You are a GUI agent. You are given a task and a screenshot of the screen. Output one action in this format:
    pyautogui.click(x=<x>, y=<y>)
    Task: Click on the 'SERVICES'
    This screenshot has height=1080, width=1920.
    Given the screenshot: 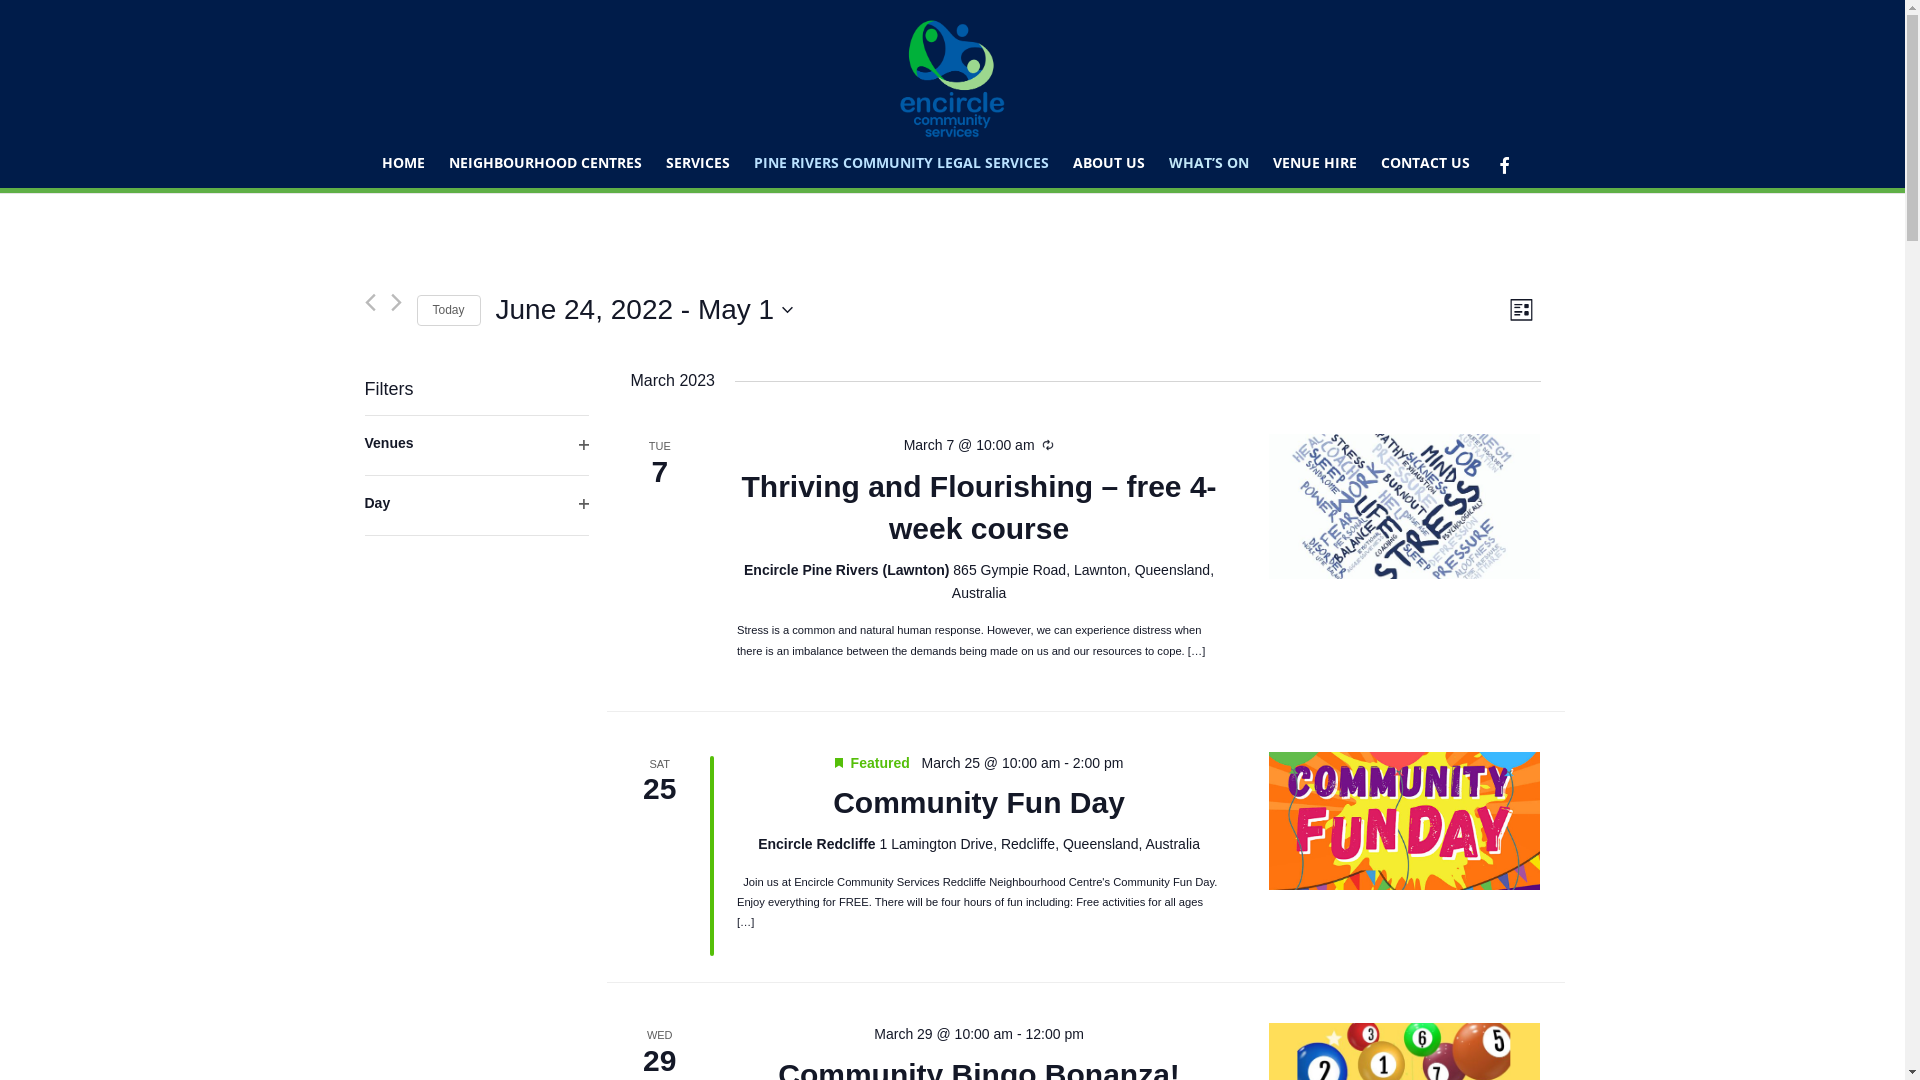 What is the action you would take?
    pyautogui.click(x=697, y=161)
    